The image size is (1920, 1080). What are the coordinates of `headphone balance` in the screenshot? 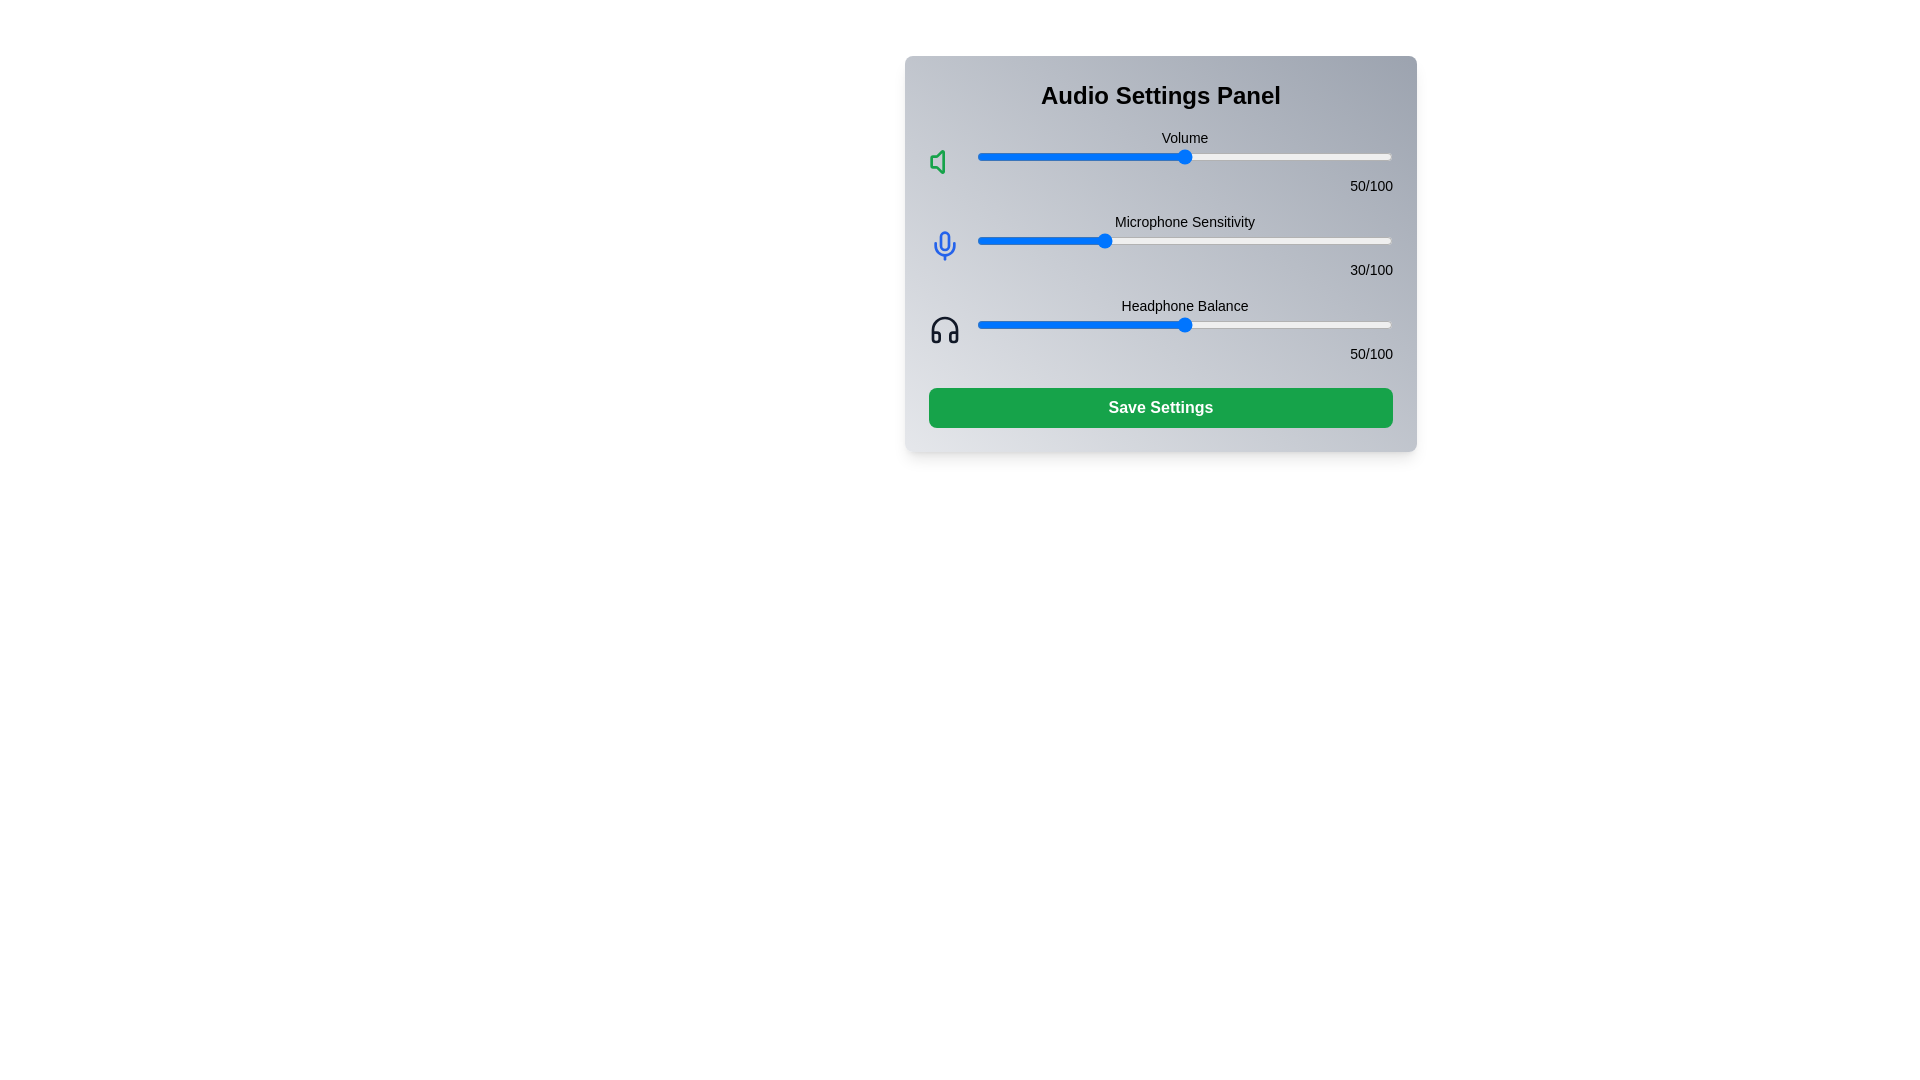 It's located at (1092, 323).